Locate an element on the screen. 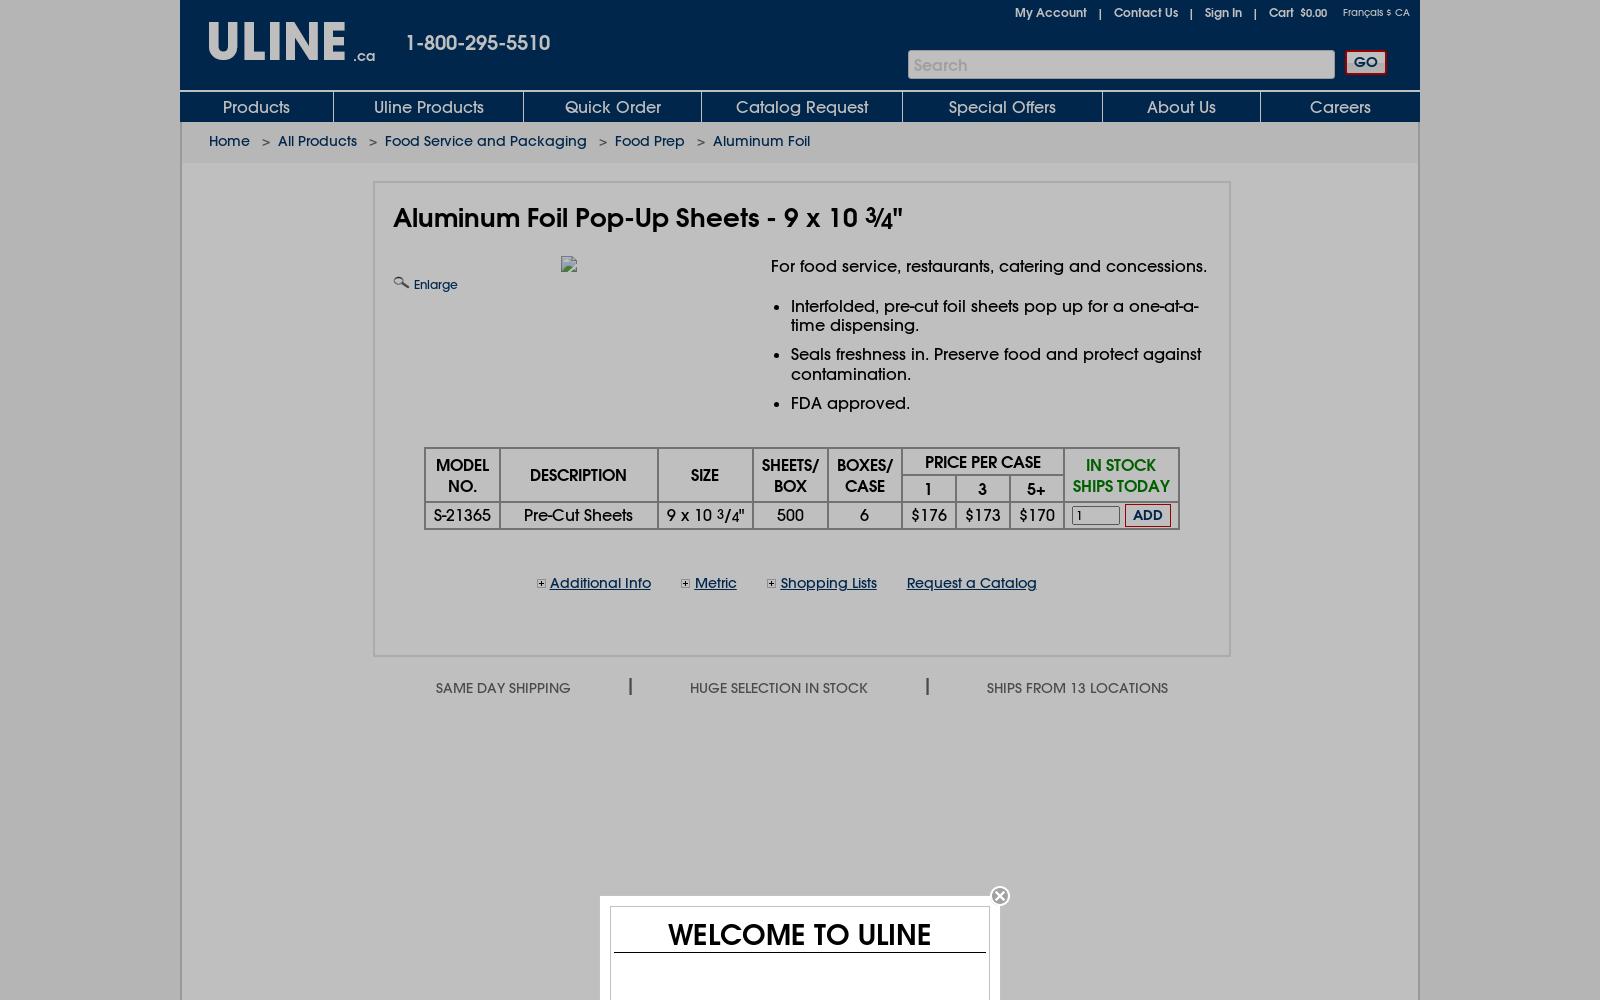 Image resolution: width=1600 pixels, height=1000 pixels. 'PRICE PER CASE' is located at coordinates (981, 459).